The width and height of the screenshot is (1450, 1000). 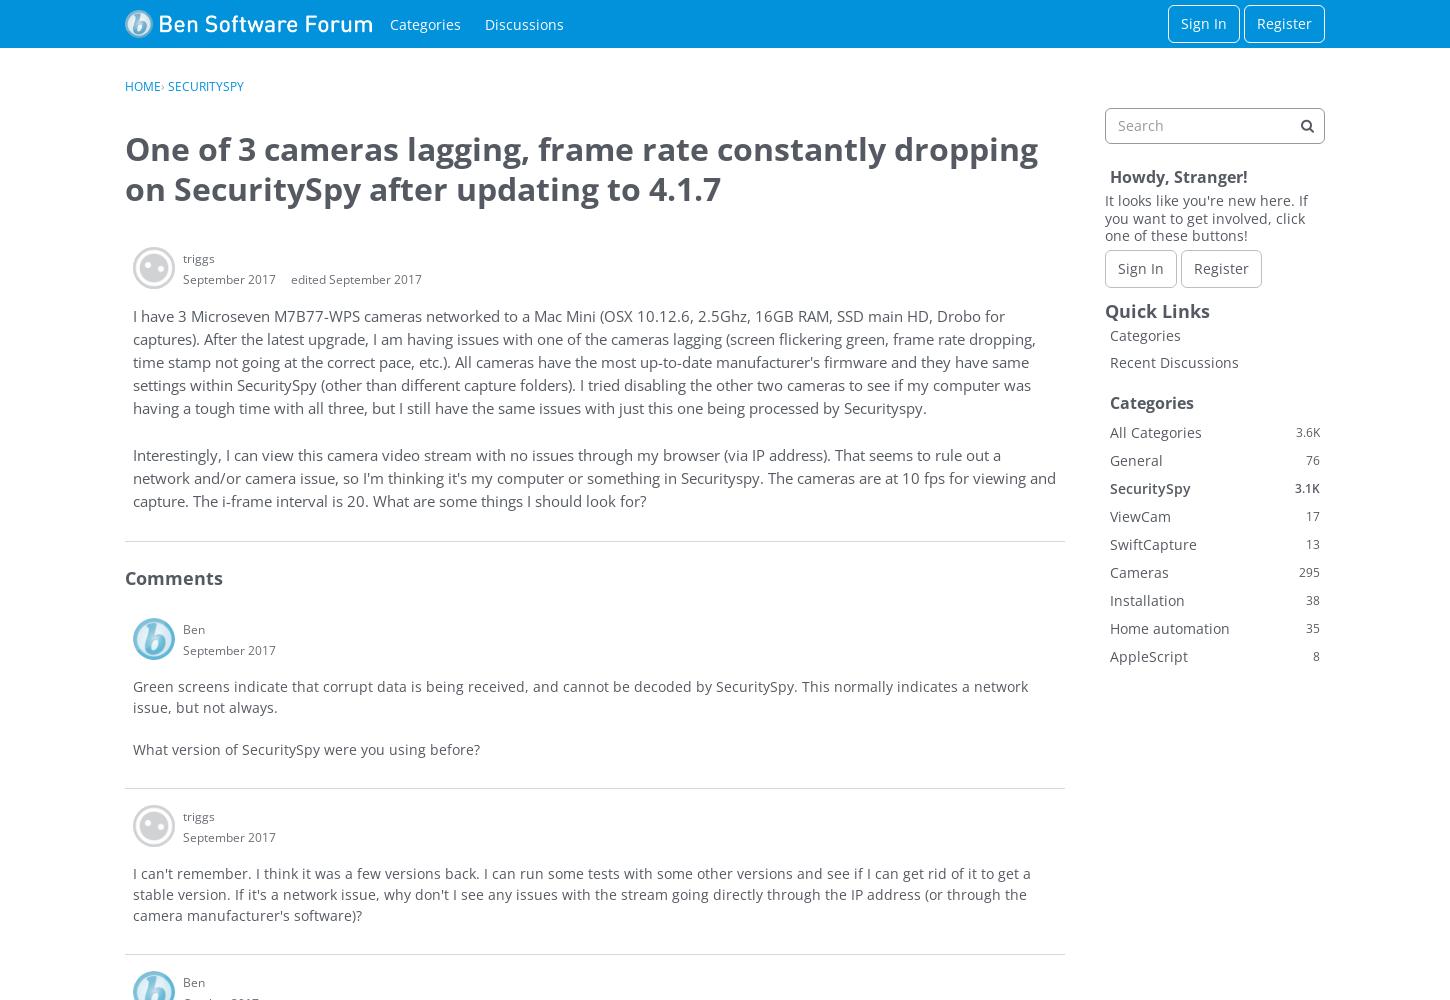 I want to click on 'I have 3 Microseven M7B77-WPS cameras networked to a Mac Mini (OSX 10.12.6, 2.5Ghz, 16GB RAM, SSD main HD, Drobo for captures). After the latest upgrade, I am having issues with one of the cameras lagging (screen flickering green, frame rate dropping, time stamp not going at the correct pace, etc.). All cameras have the most up-to-date manufacturer's firmware and they have same settings within SecuritySpy (other than different capture folders). I tried disabling the other two cameras to see if my computer was having a tough time with all three, but I still have the same issues with just this one being processed by Securityspy.', so click(x=584, y=361).